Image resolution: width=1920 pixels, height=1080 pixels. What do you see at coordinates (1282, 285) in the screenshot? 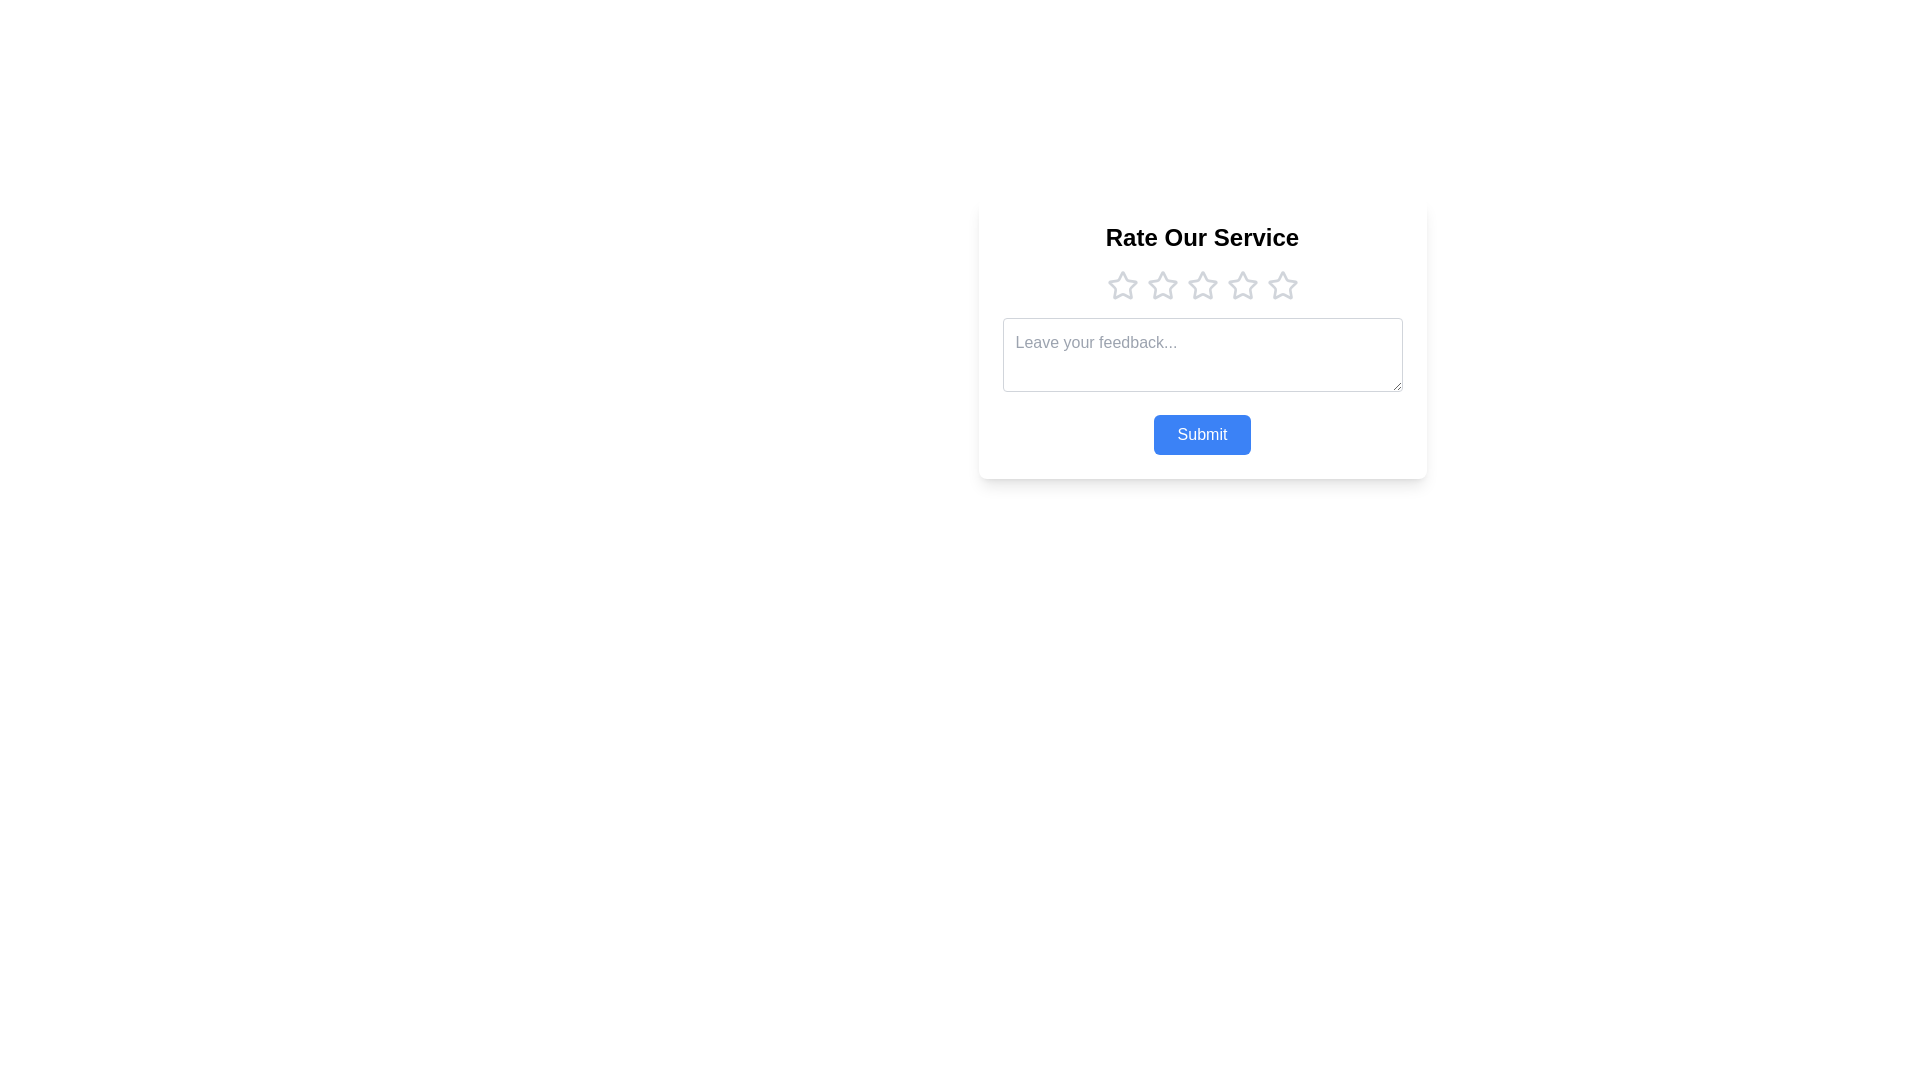
I see `the fifth star-shaped rating icon below the 'Rate Our Service' header` at bounding box center [1282, 285].